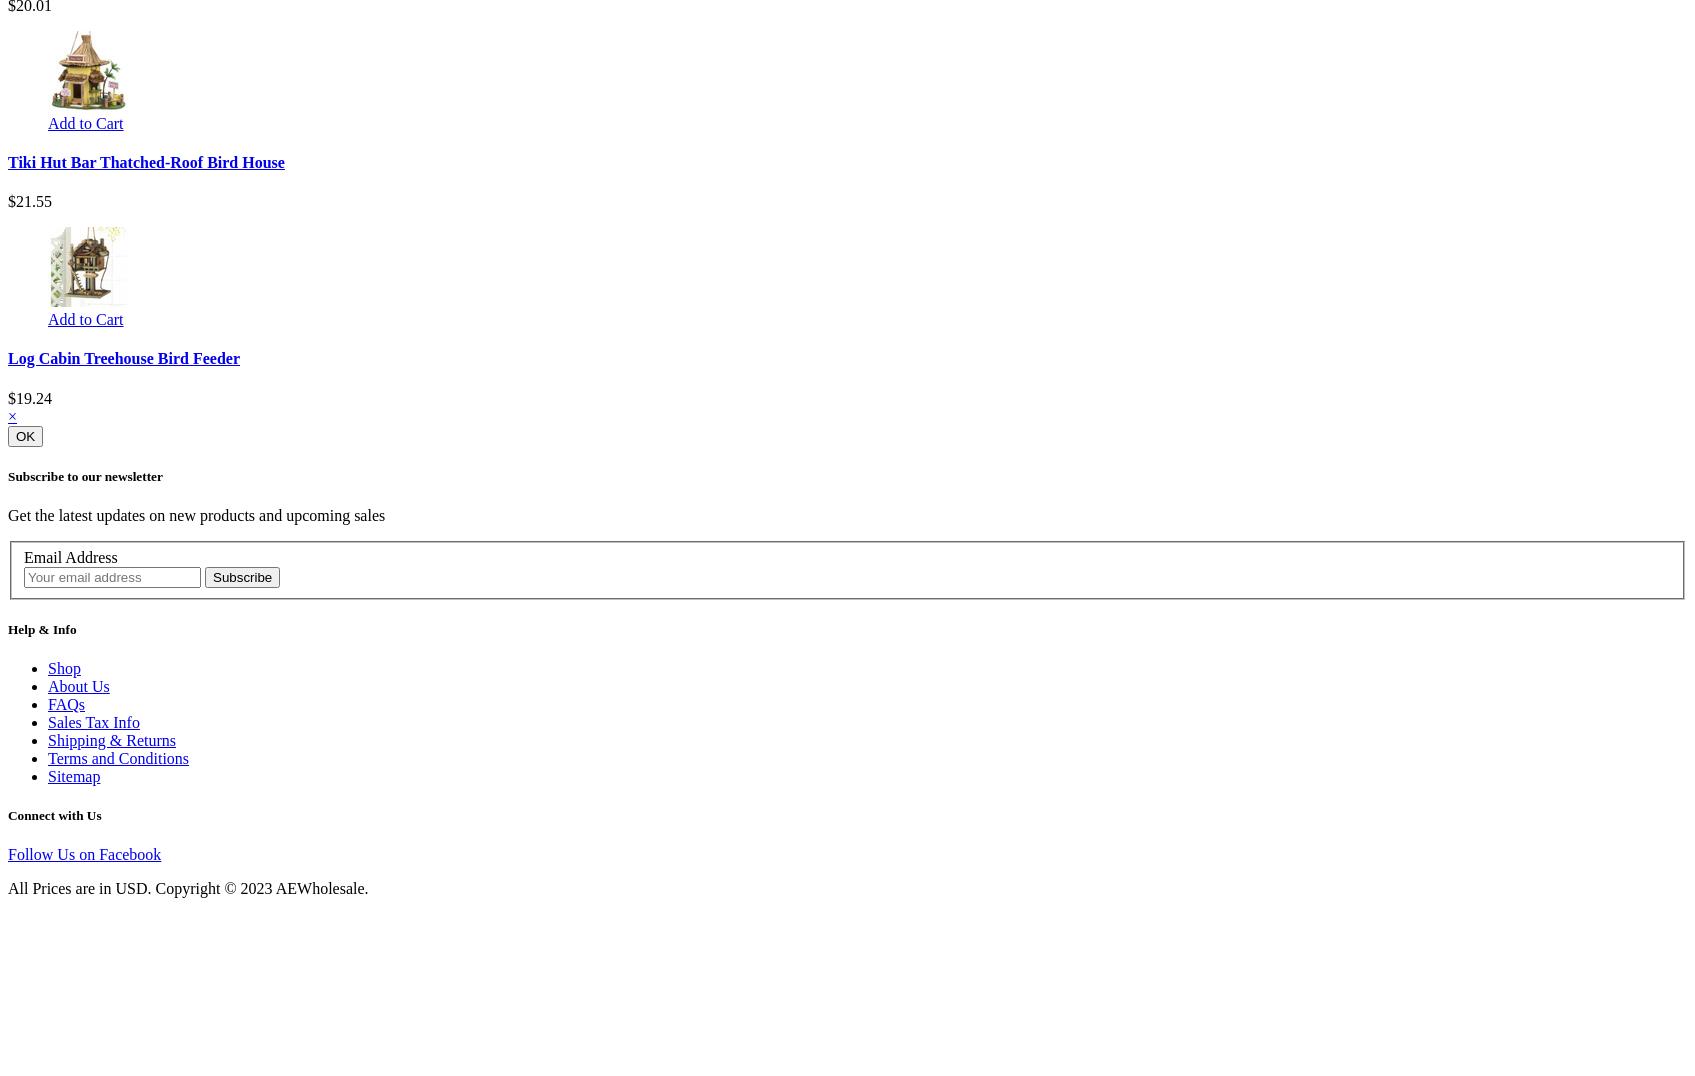 Image resolution: width=1695 pixels, height=1076 pixels. Describe the element at coordinates (64, 666) in the screenshot. I see `'Shop'` at that location.